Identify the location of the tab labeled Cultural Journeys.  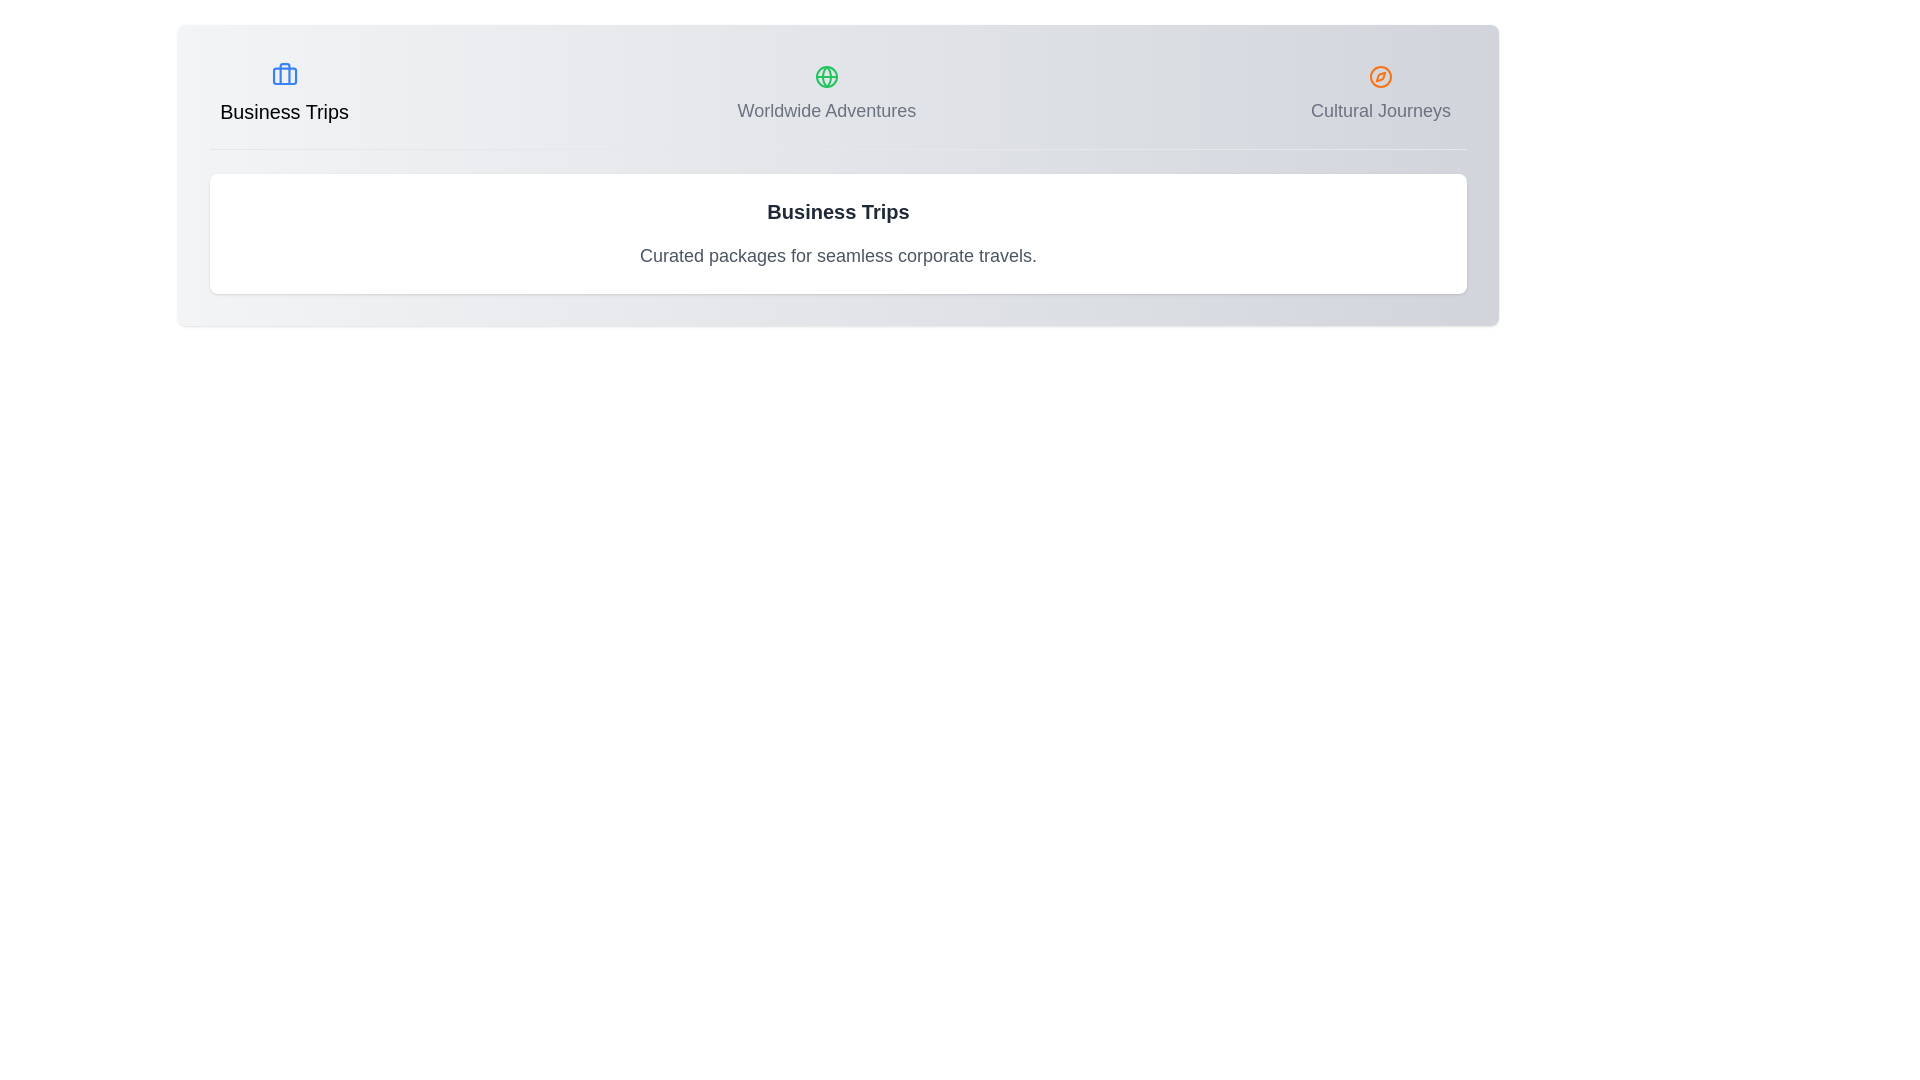
(1380, 95).